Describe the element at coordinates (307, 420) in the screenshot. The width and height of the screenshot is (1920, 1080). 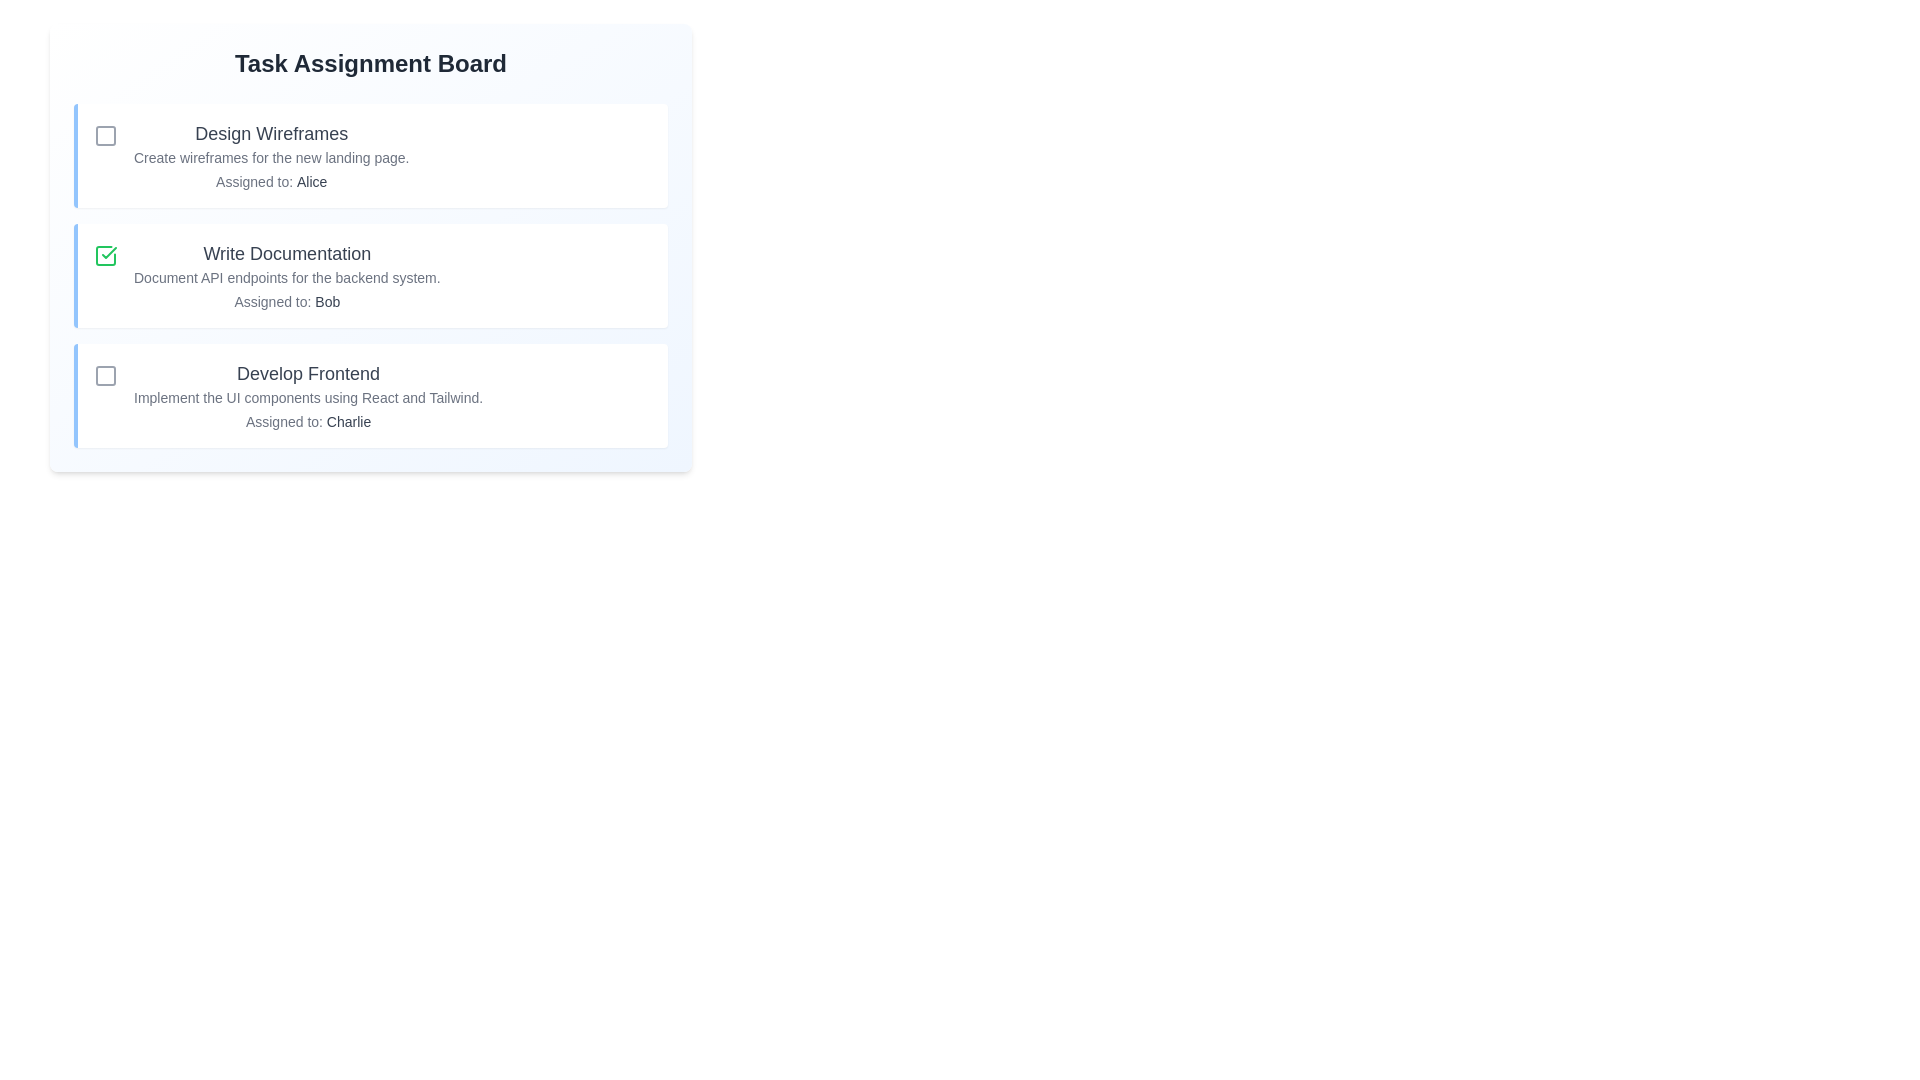
I see `the Text label displaying the assignee 'Charlie' for the 'Develop Frontend' task, located at the bottom of the task card` at that location.